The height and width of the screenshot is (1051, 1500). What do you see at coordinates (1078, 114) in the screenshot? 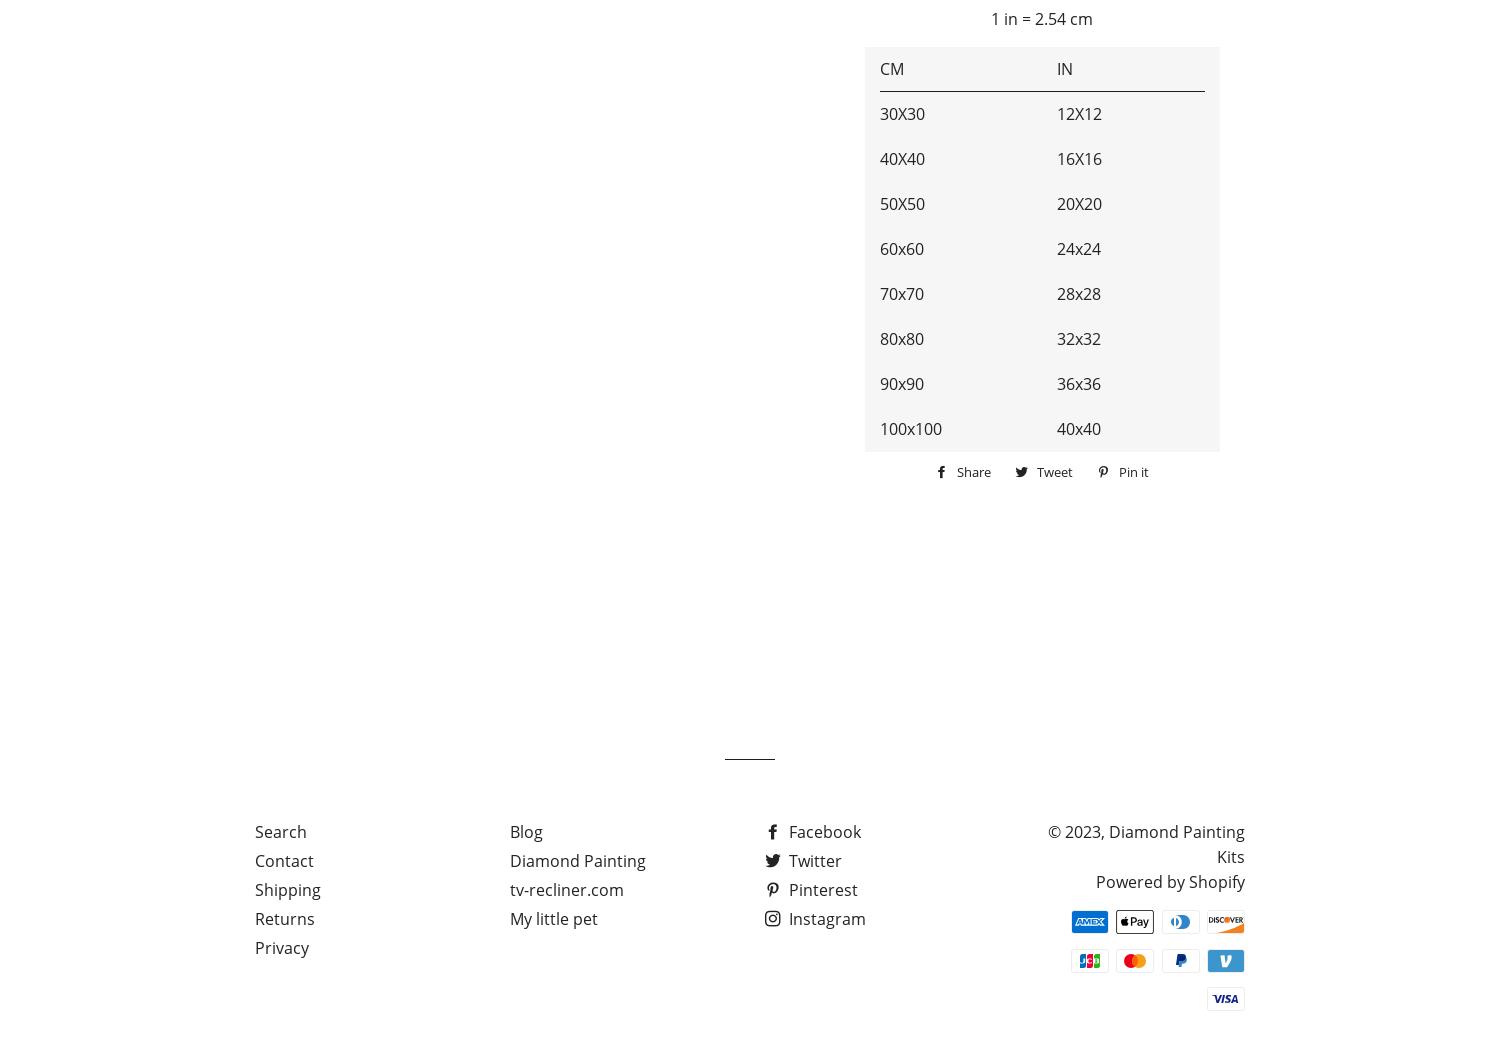
I see `'12X12'` at bounding box center [1078, 114].